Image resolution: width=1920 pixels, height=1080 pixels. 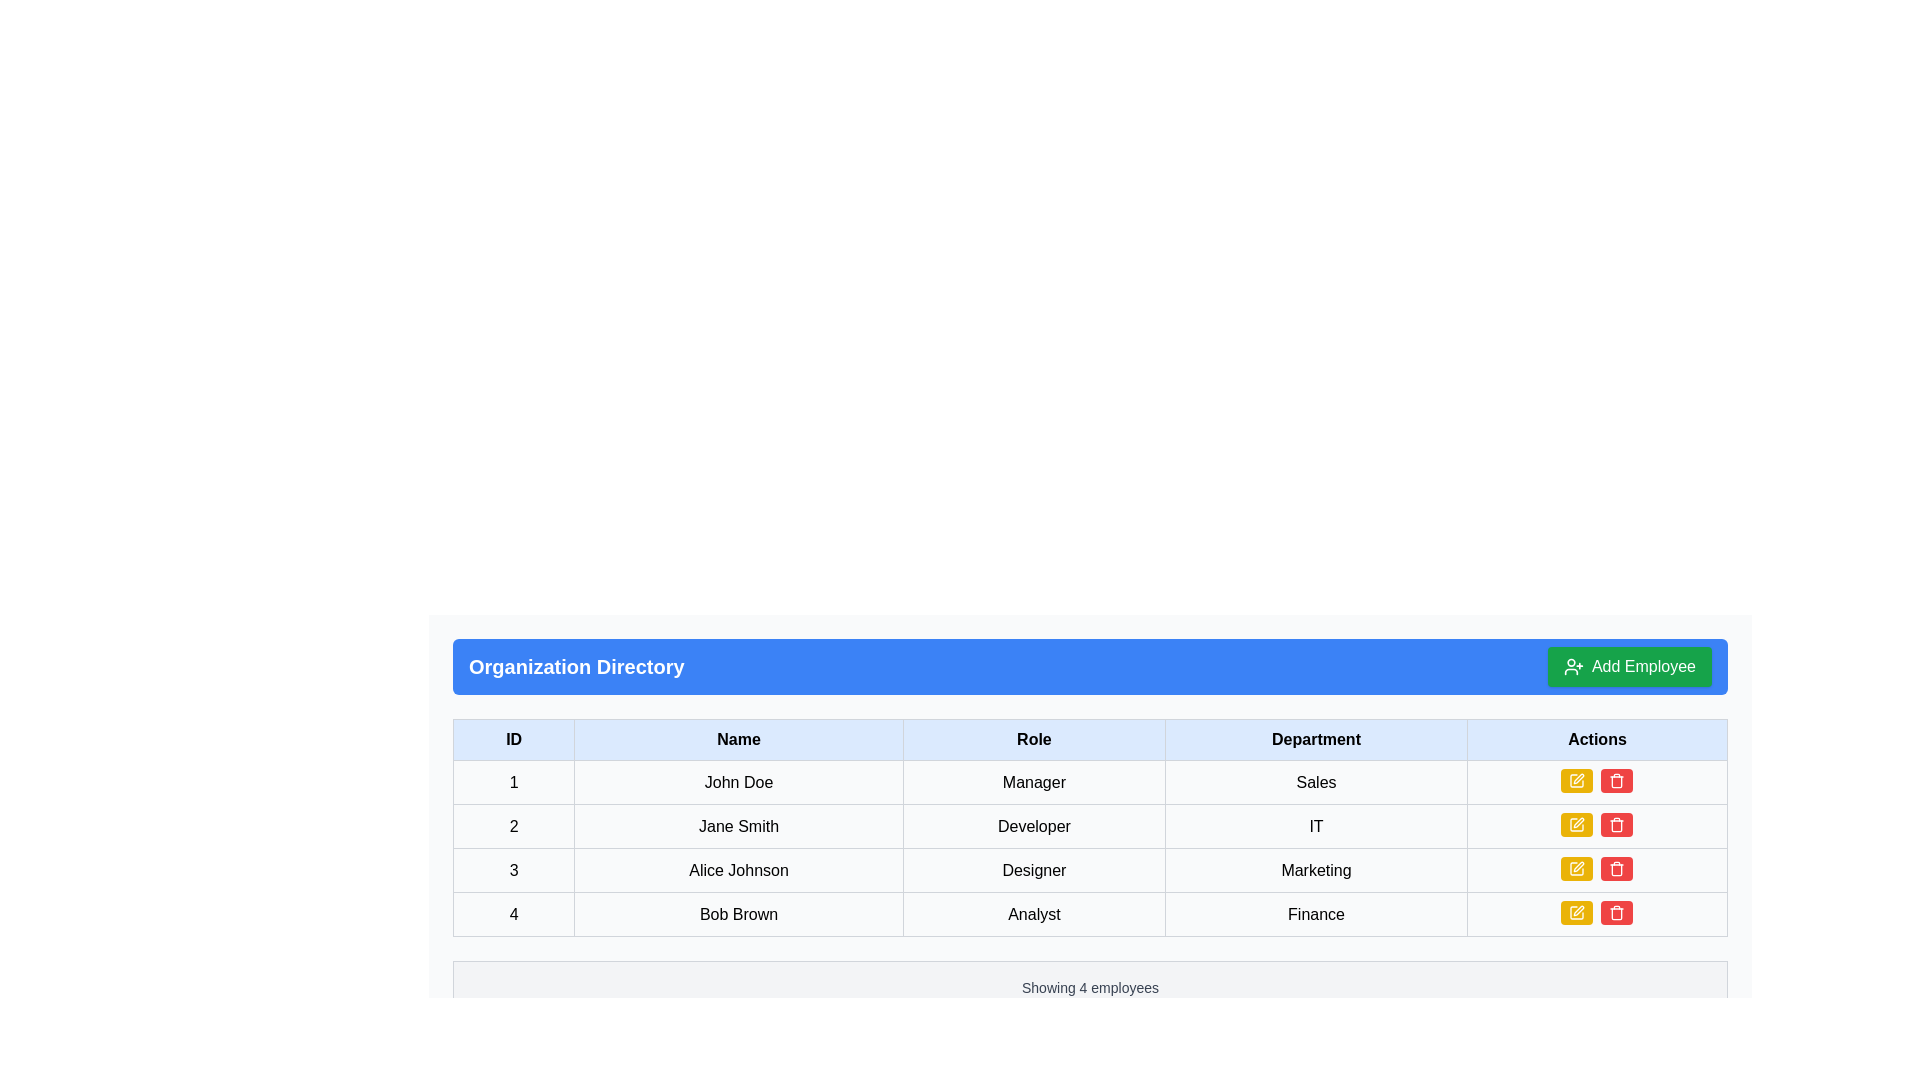 What do you see at coordinates (1316, 826) in the screenshot?
I see `the table cell in the fourth column of the second row that denotes 'IT' as the department for 'Jane Smith'` at bounding box center [1316, 826].